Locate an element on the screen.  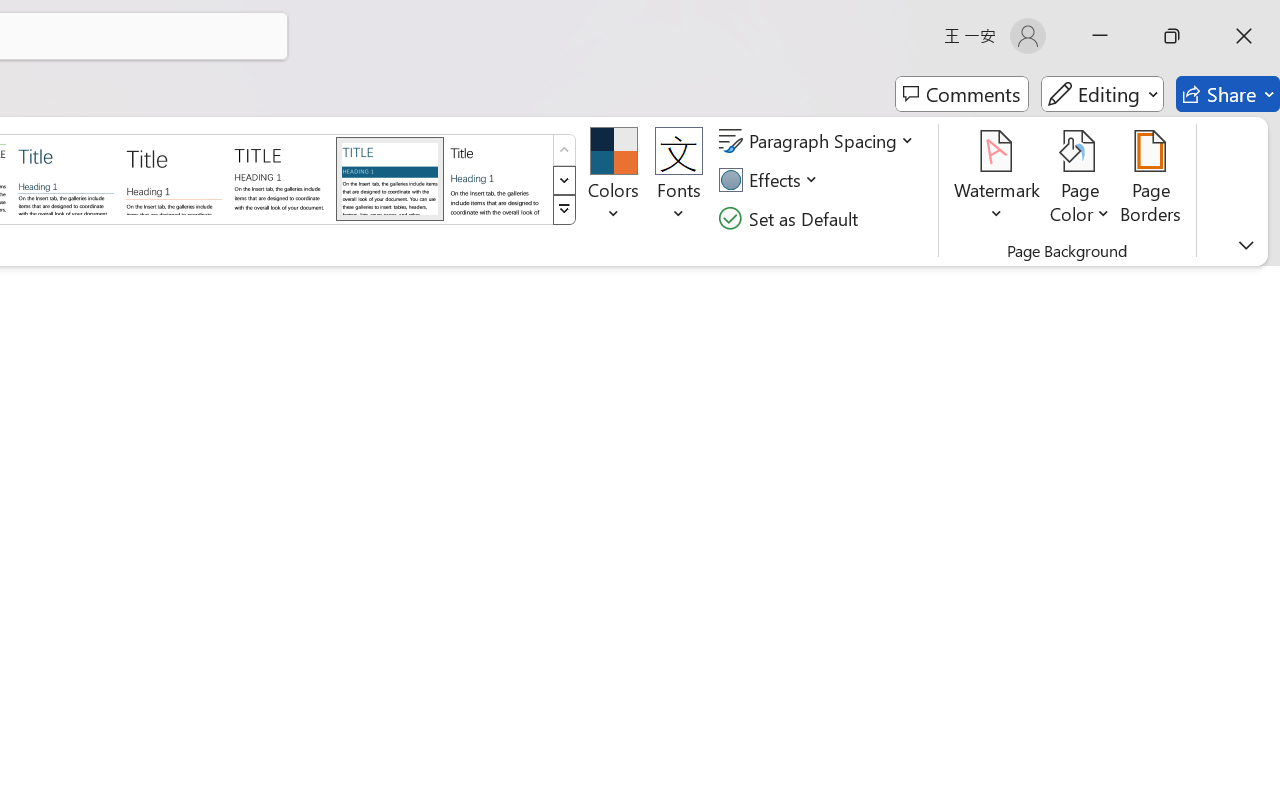
'Editing' is located at coordinates (1101, 94).